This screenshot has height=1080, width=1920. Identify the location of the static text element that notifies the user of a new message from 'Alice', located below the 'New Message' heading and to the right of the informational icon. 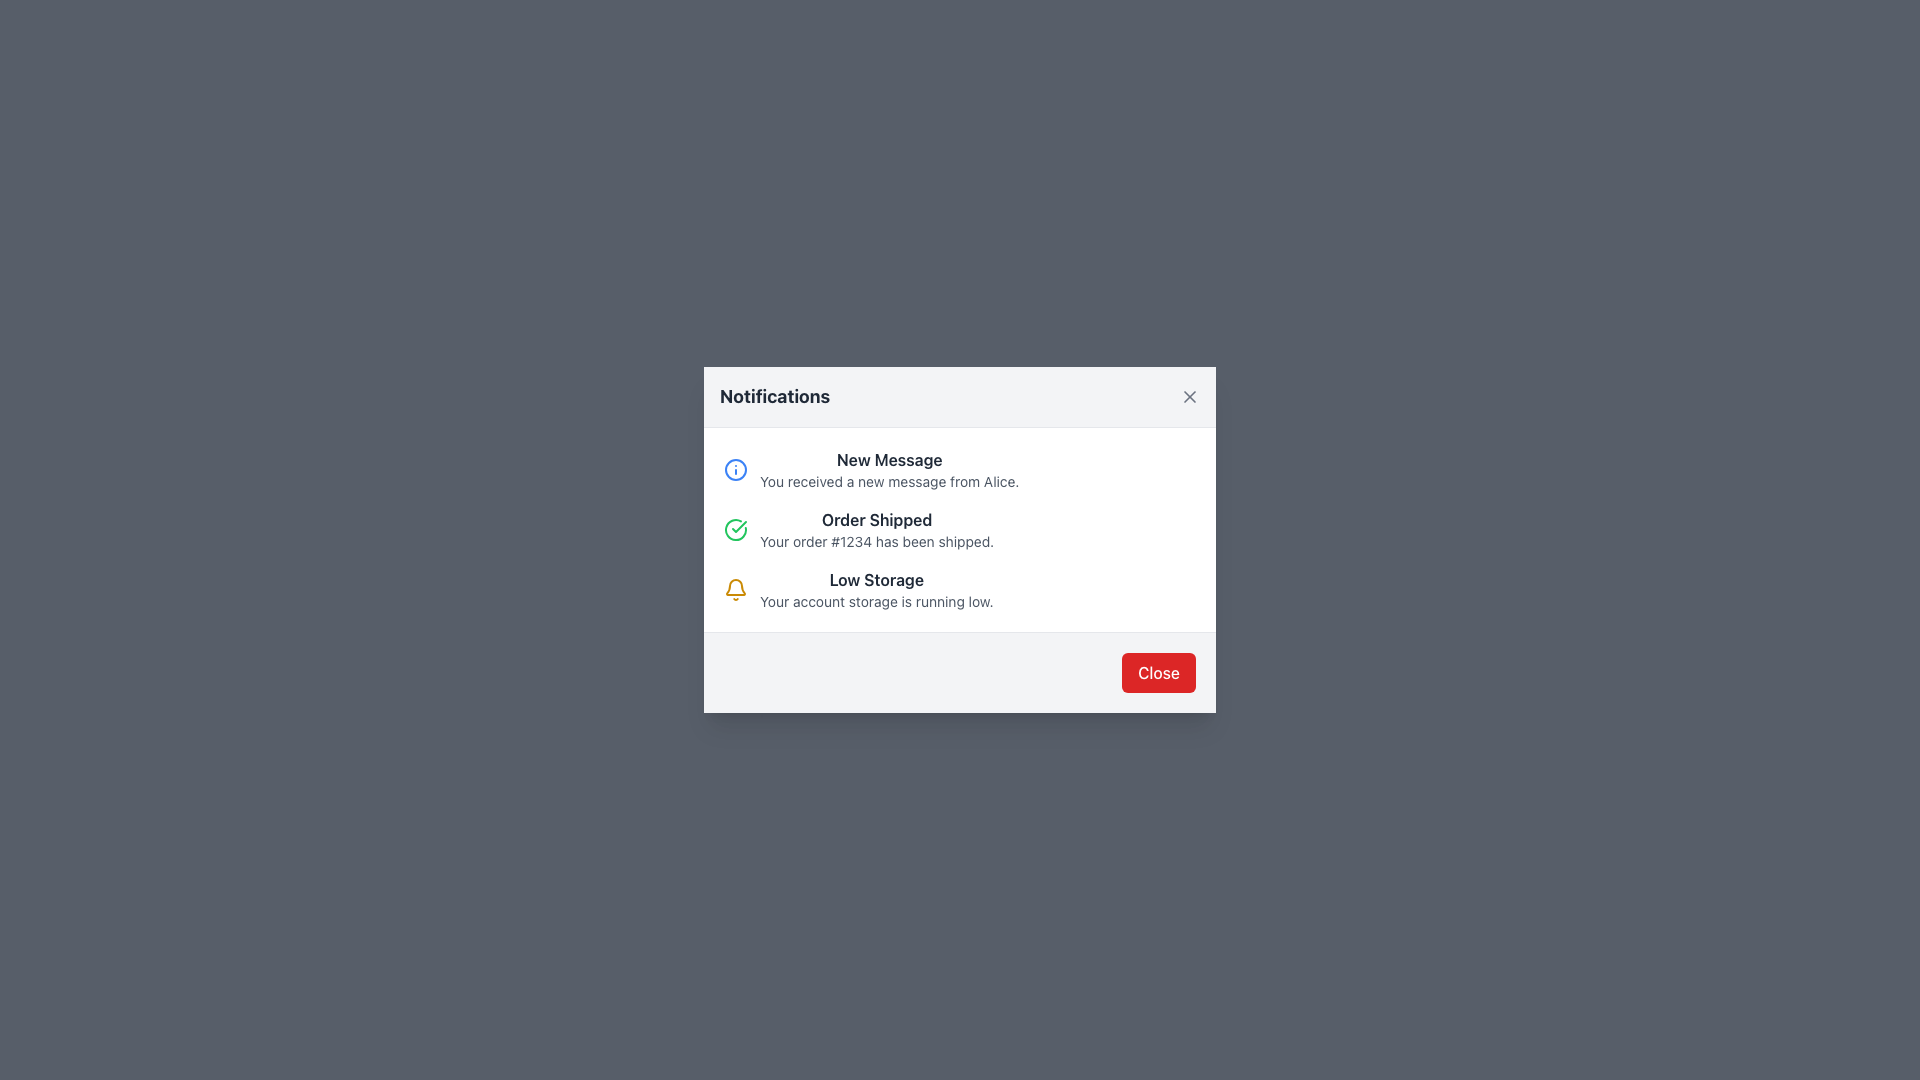
(888, 482).